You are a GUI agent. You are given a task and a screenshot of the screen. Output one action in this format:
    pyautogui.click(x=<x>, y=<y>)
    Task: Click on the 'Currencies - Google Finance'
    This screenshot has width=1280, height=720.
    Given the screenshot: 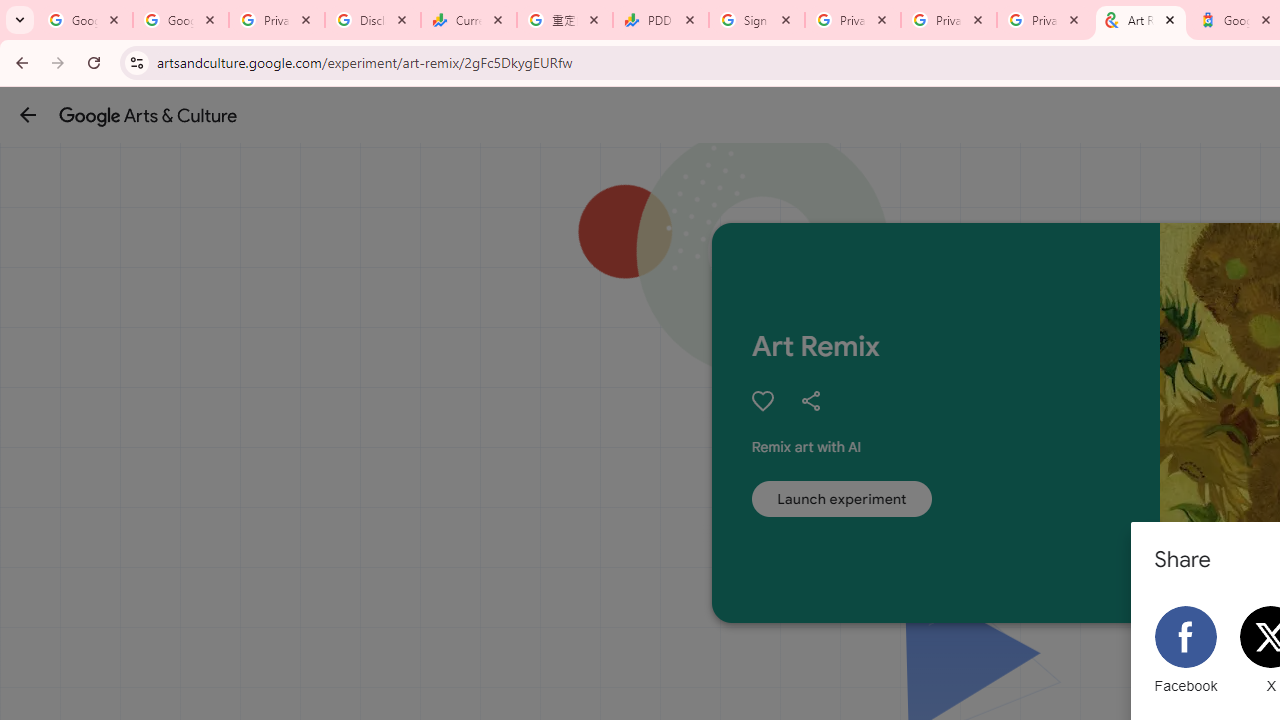 What is the action you would take?
    pyautogui.click(x=468, y=20)
    